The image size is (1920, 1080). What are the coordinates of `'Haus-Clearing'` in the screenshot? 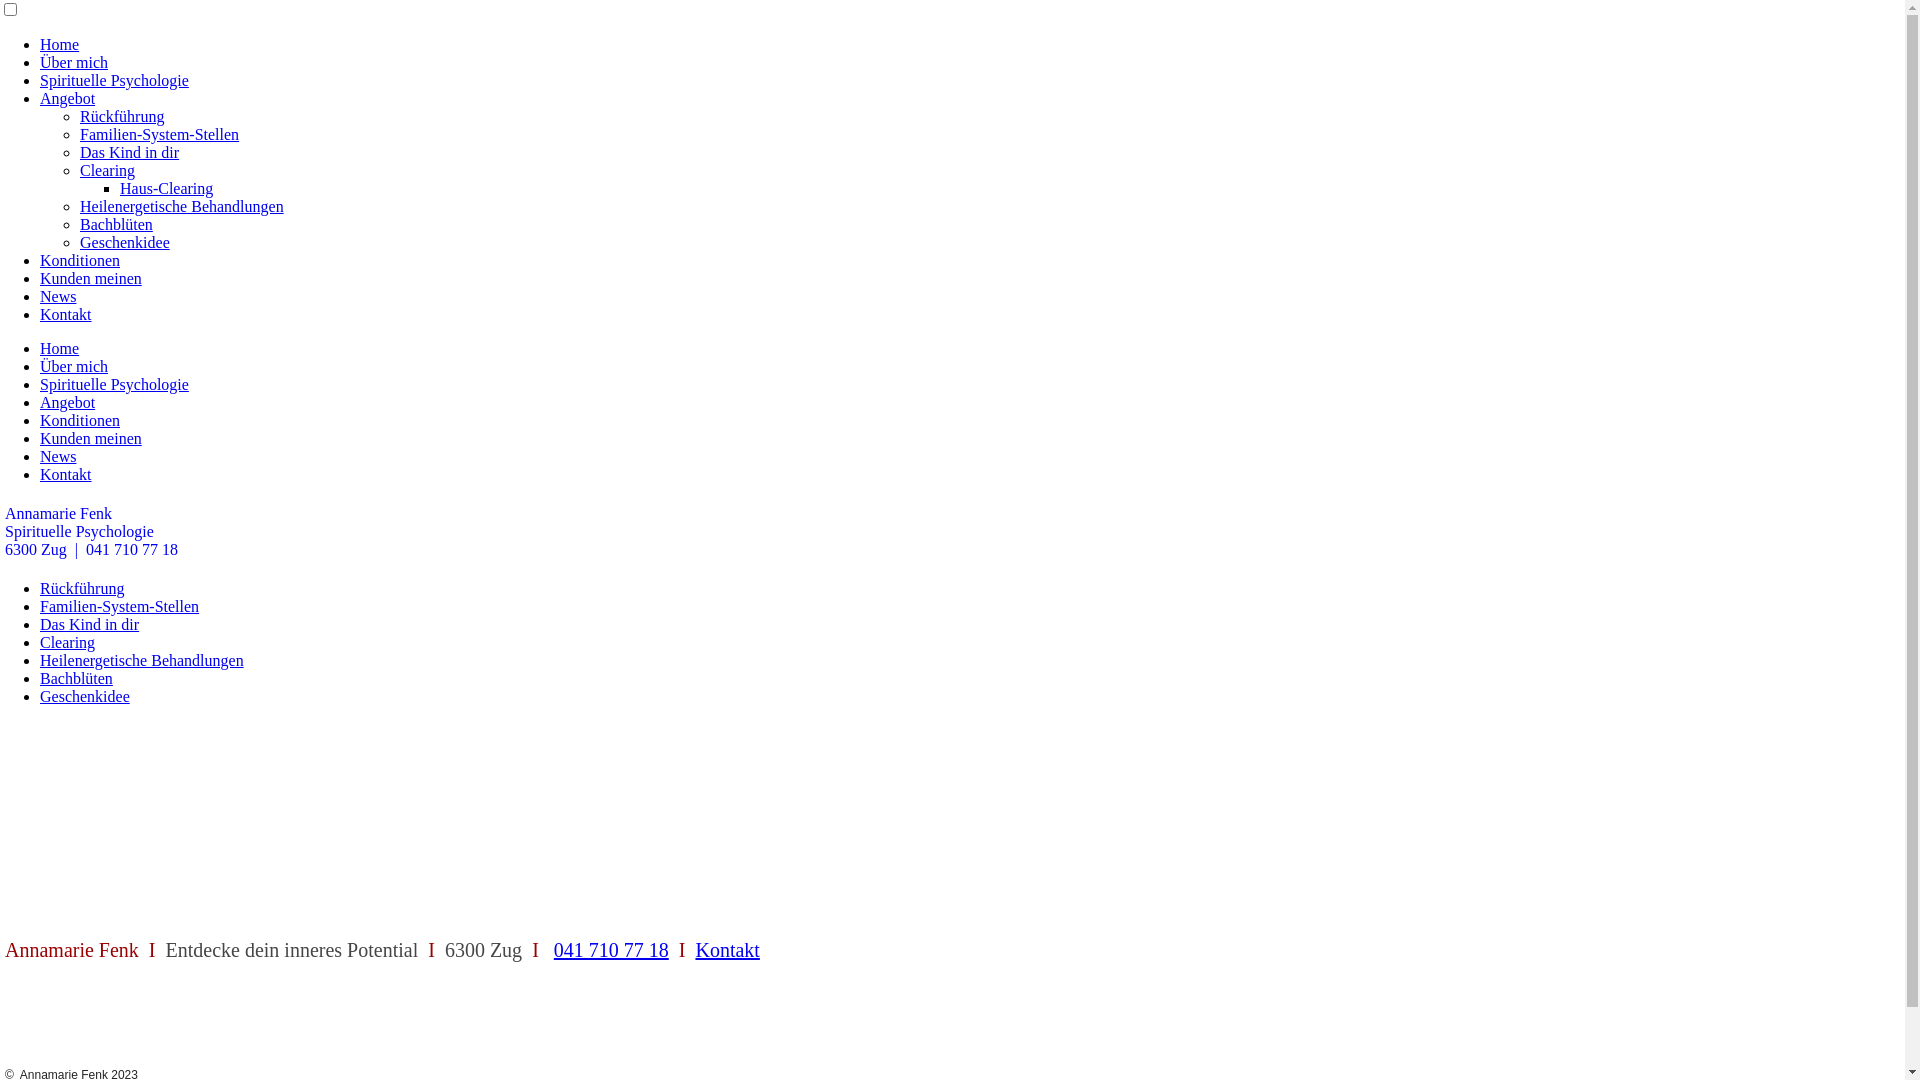 It's located at (166, 188).